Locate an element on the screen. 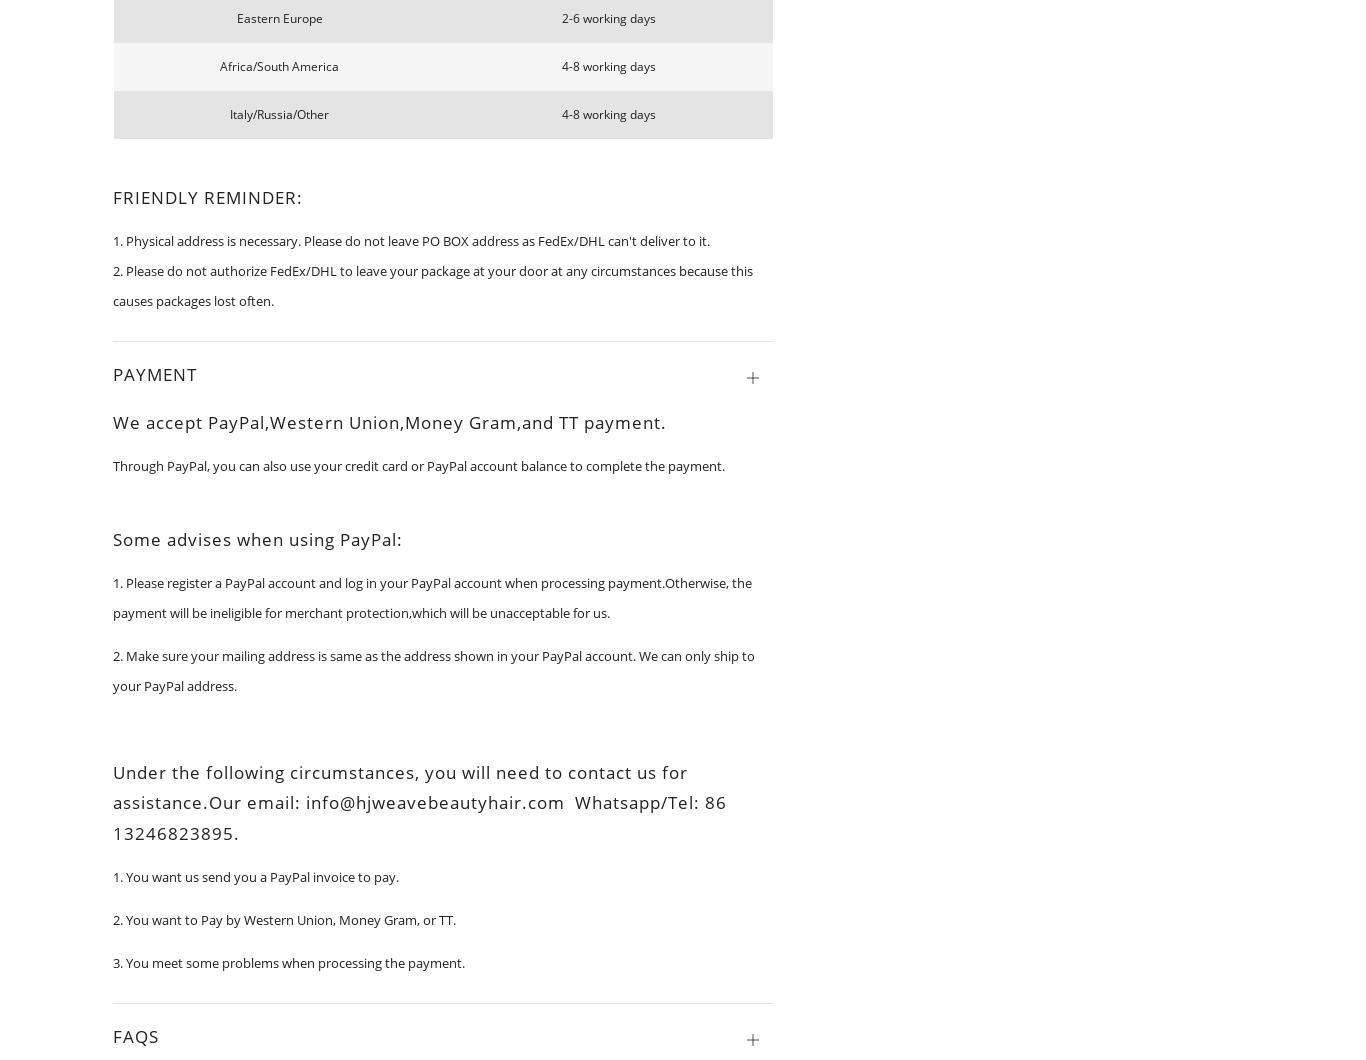 The width and height of the screenshot is (1366, 1060). '1. You want us send you a PayPal invoice to pay.' is located at coordinates (255, 875).